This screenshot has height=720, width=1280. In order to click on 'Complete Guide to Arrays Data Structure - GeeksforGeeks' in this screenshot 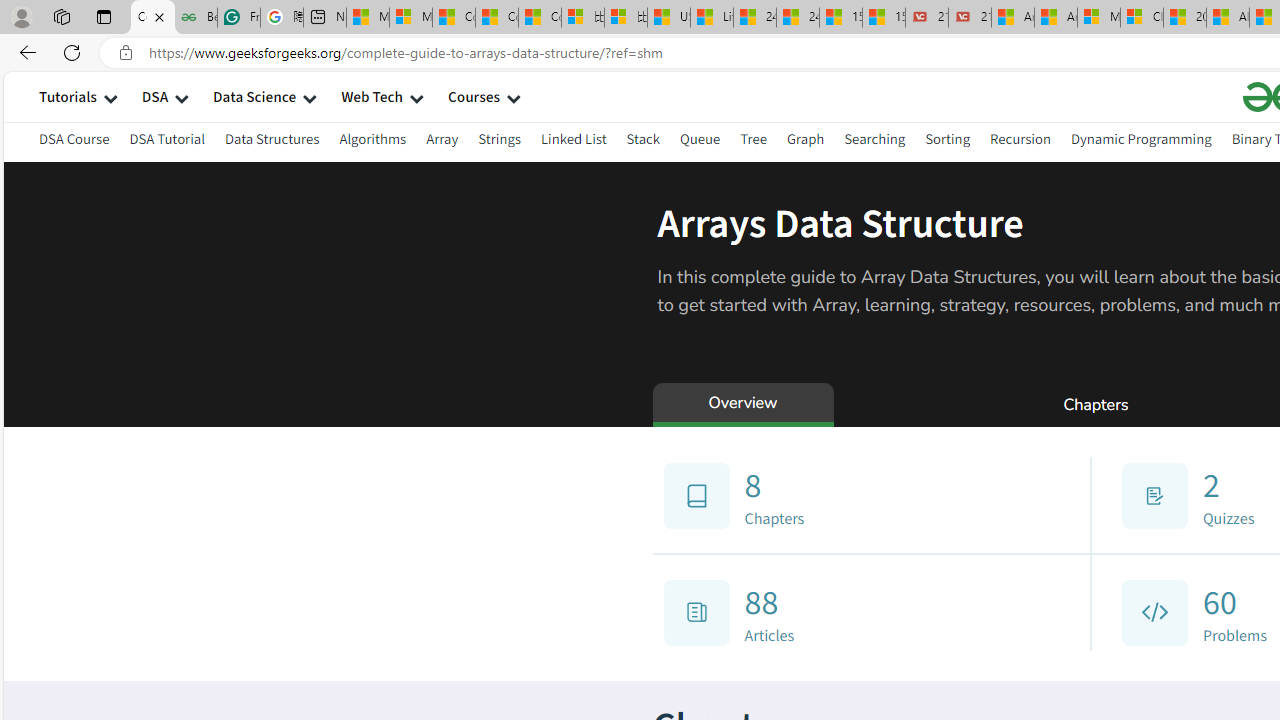, I will do `click(151, 17)`.